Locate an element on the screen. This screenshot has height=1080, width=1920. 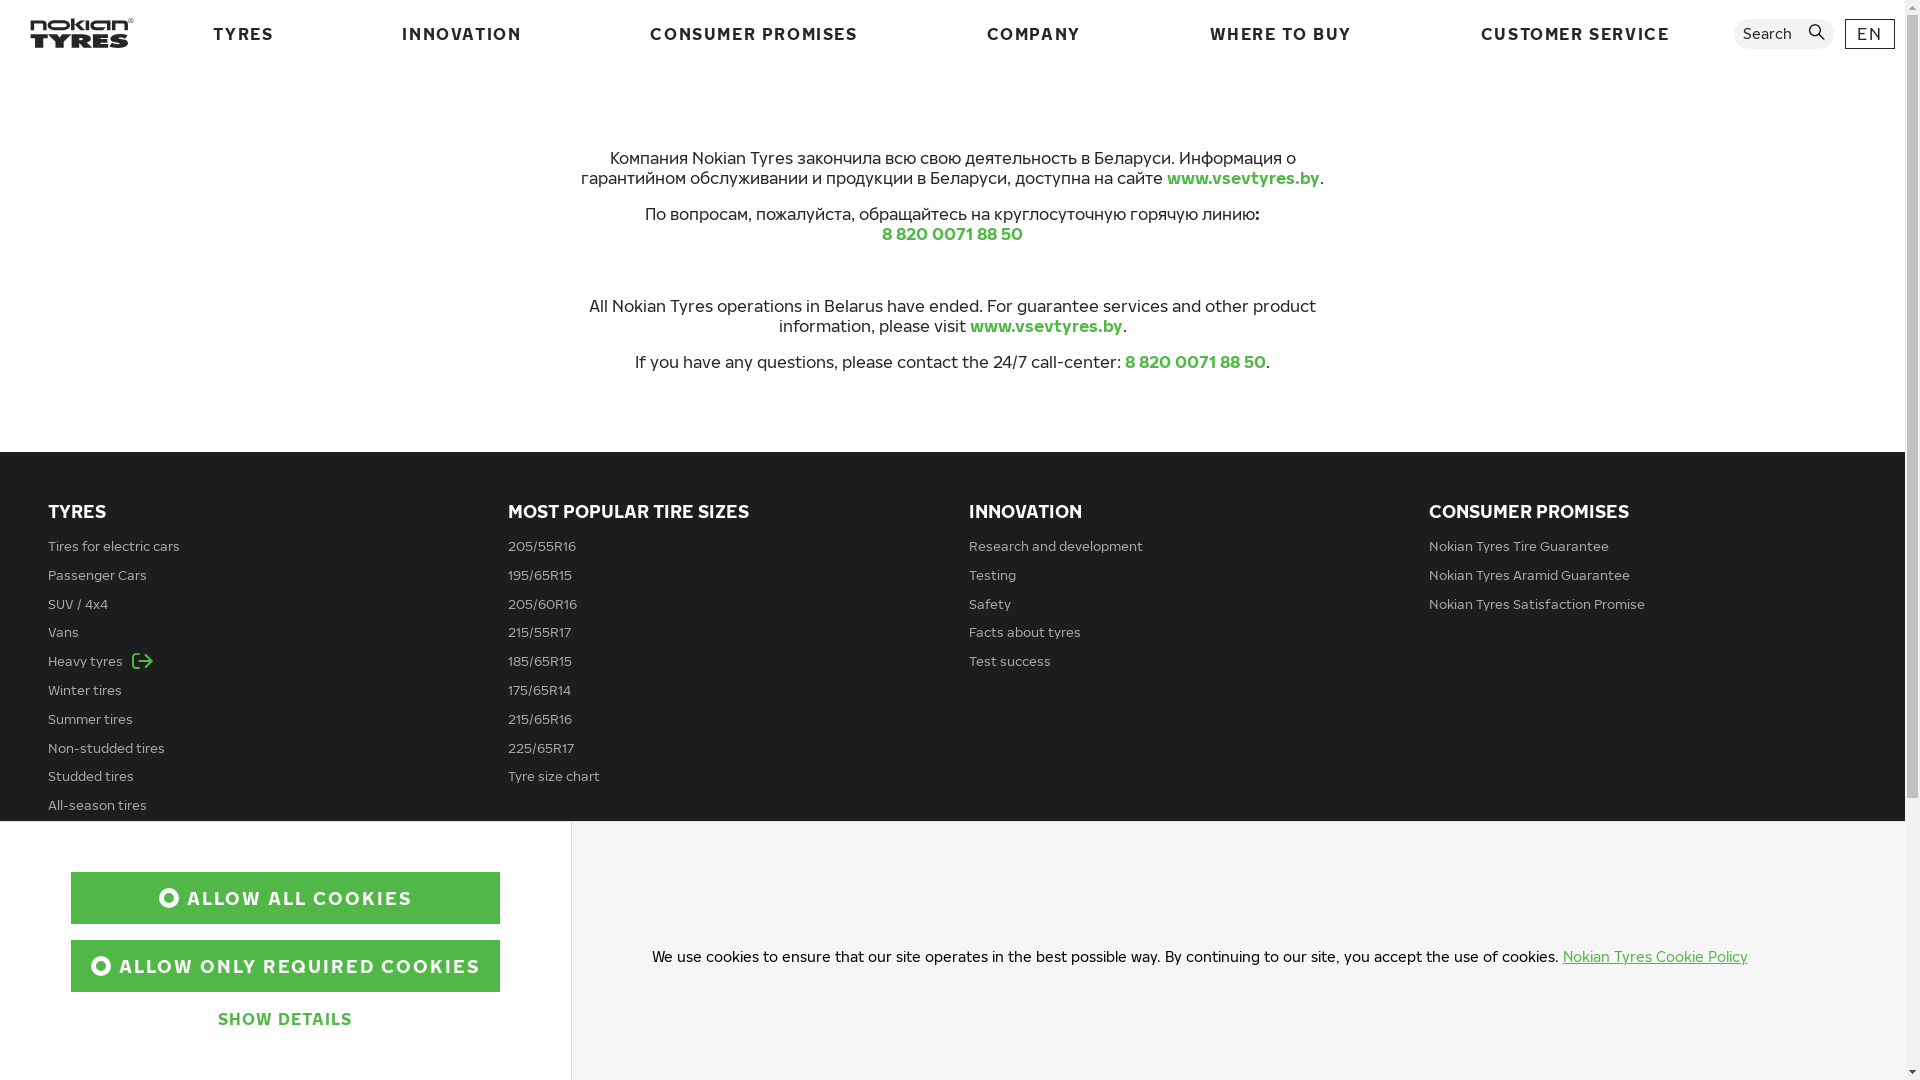
'Nokian Tyres Satisfaction Promise' is located at coordinates (1535, 603).